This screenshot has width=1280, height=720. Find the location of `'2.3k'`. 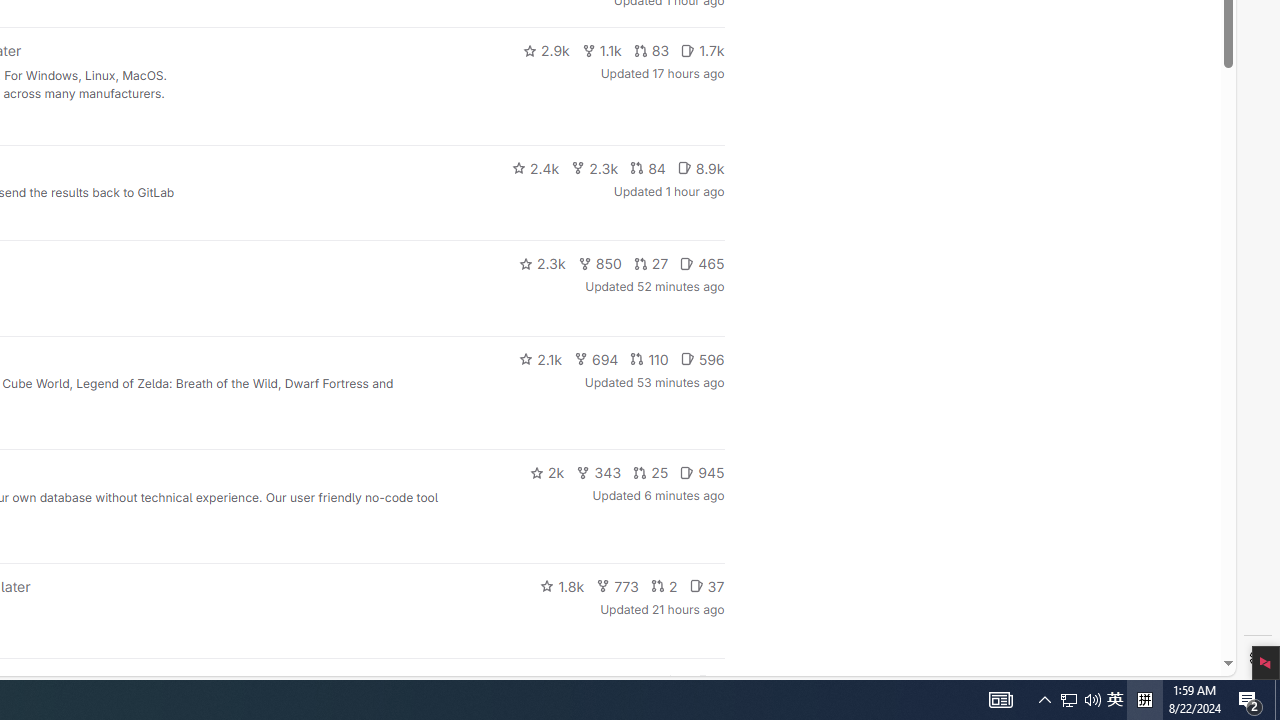

'2.3k' is located at coordinates (542, 262).